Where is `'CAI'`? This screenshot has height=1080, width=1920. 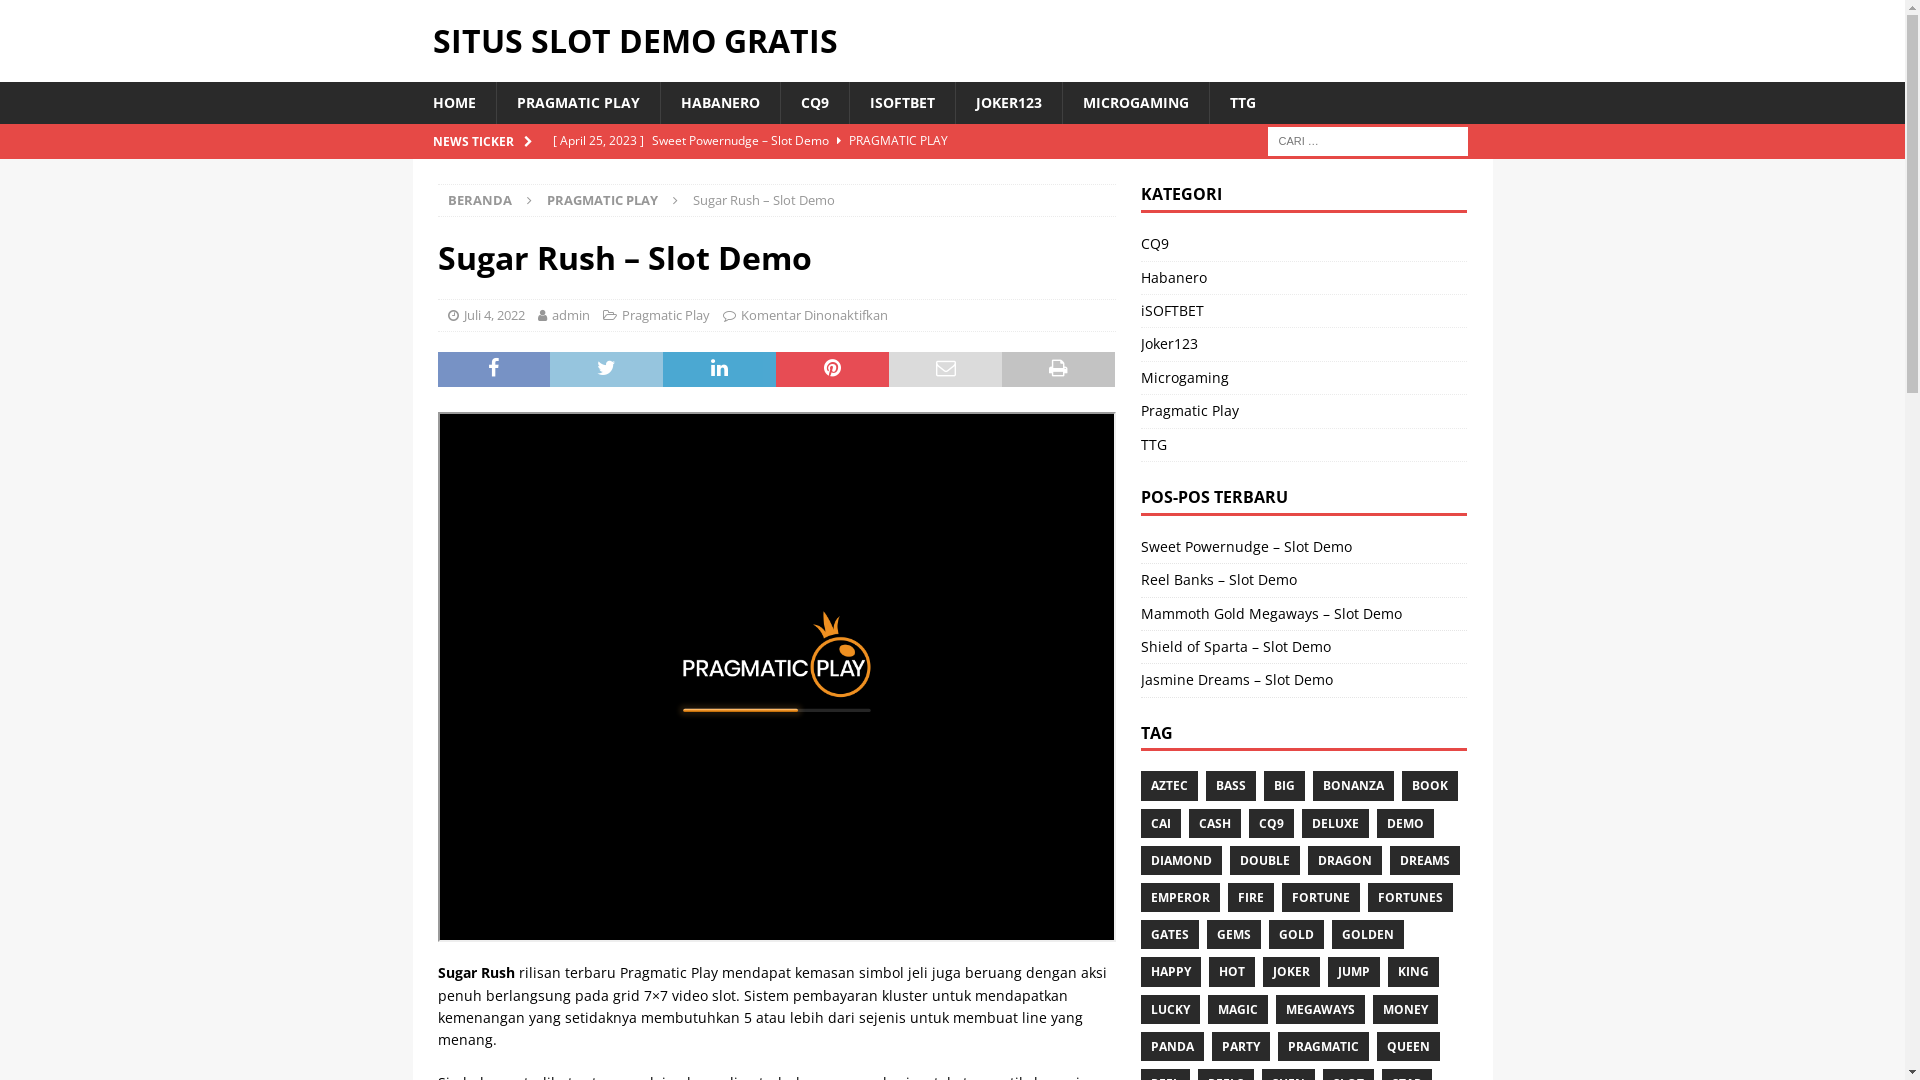
'CAI' is located at coordinates (1161, 823).